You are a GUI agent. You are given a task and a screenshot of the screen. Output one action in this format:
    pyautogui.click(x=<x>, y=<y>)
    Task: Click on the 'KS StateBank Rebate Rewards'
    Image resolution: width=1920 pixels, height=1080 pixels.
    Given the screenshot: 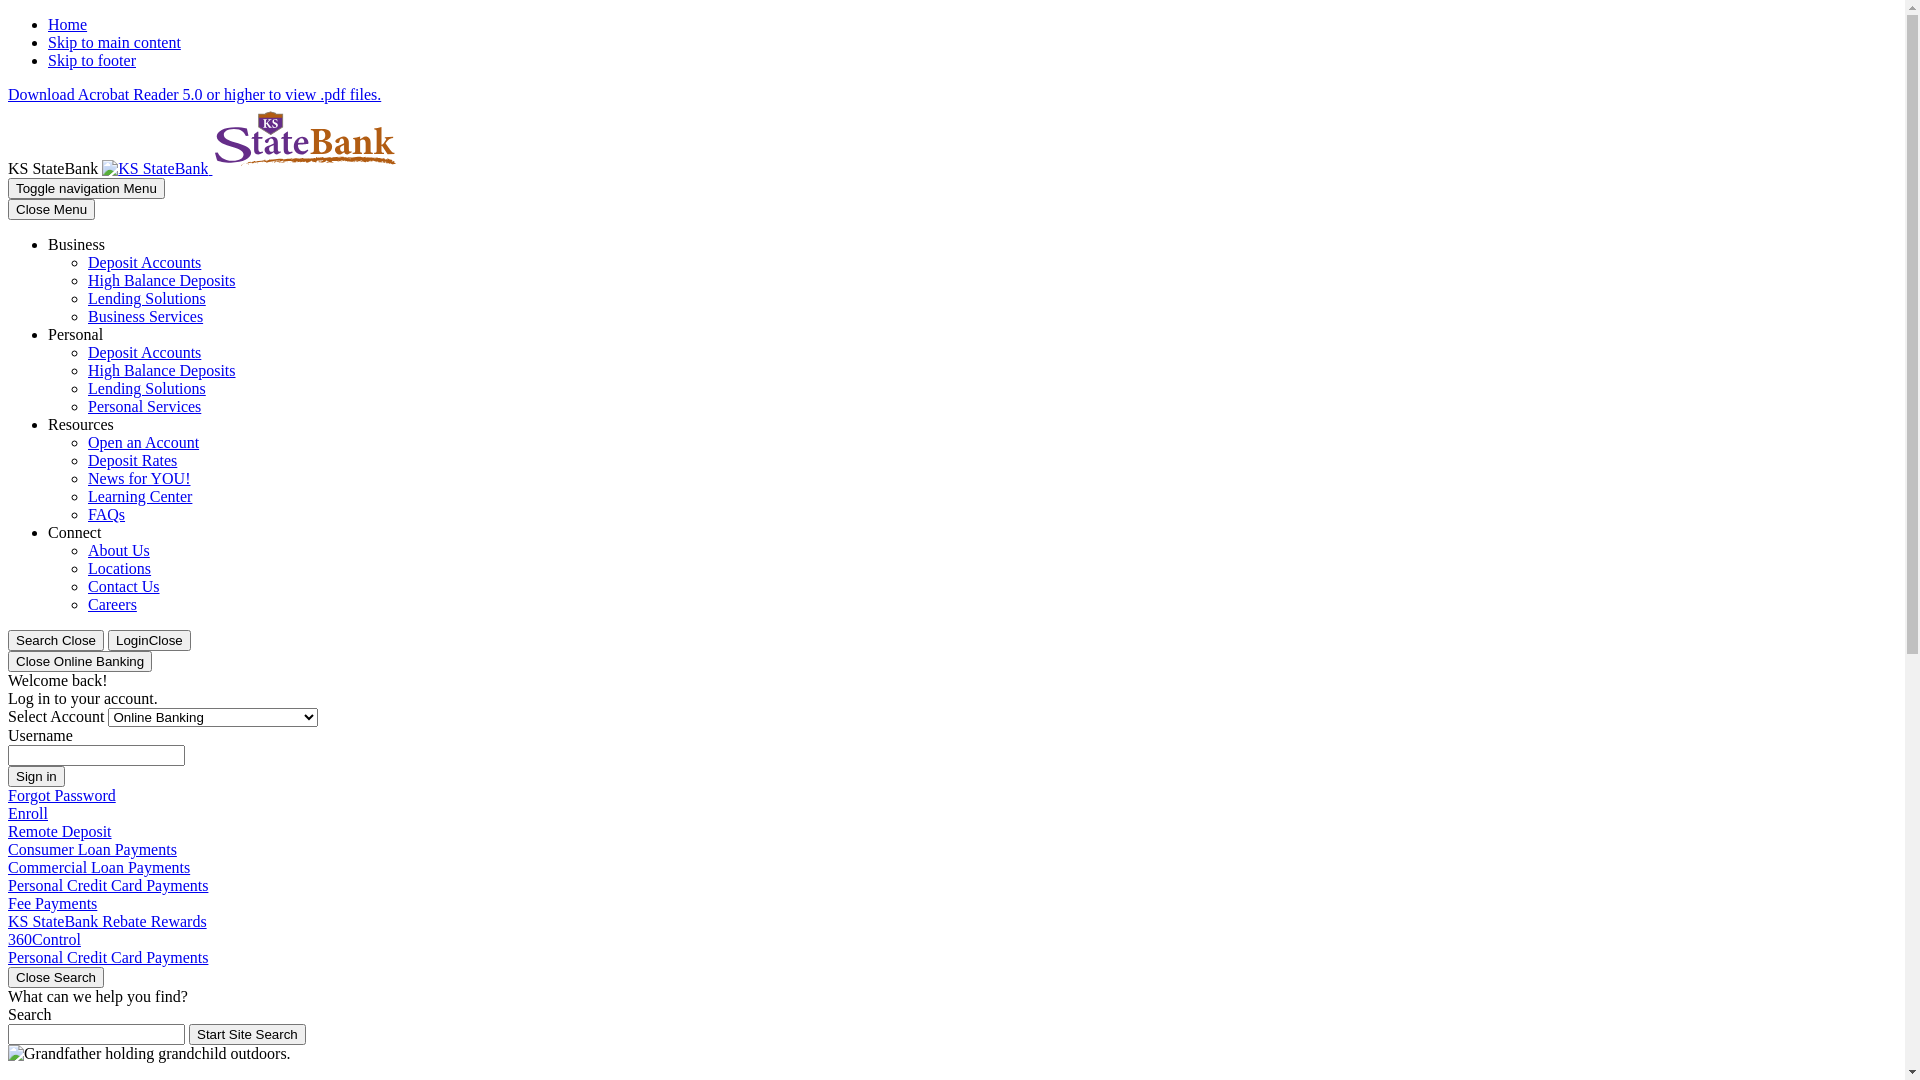 What is the action you would take?
    pyautogui.click(x=8, y=921)
    